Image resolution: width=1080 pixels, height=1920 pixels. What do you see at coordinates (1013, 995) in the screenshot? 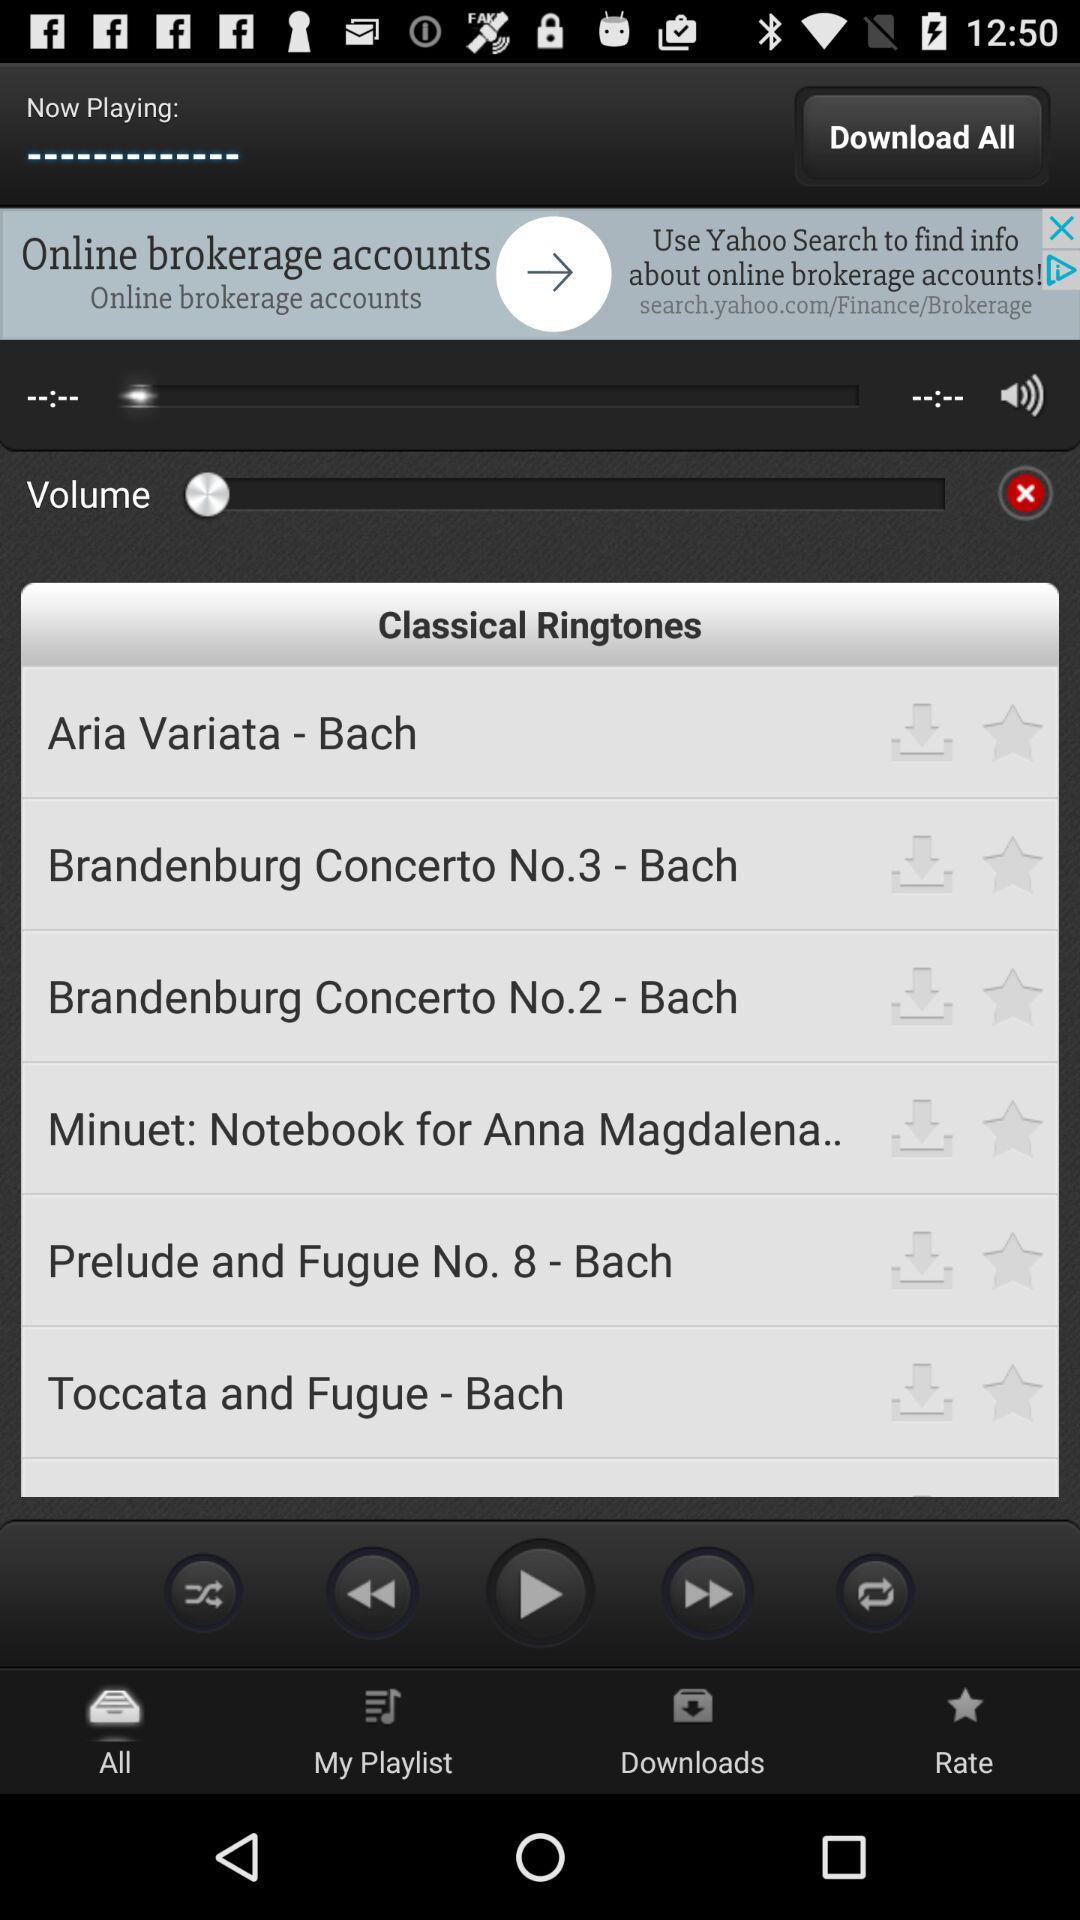
I see `the third star icon on the right side of the web page` at bounding box center [1013, 995].